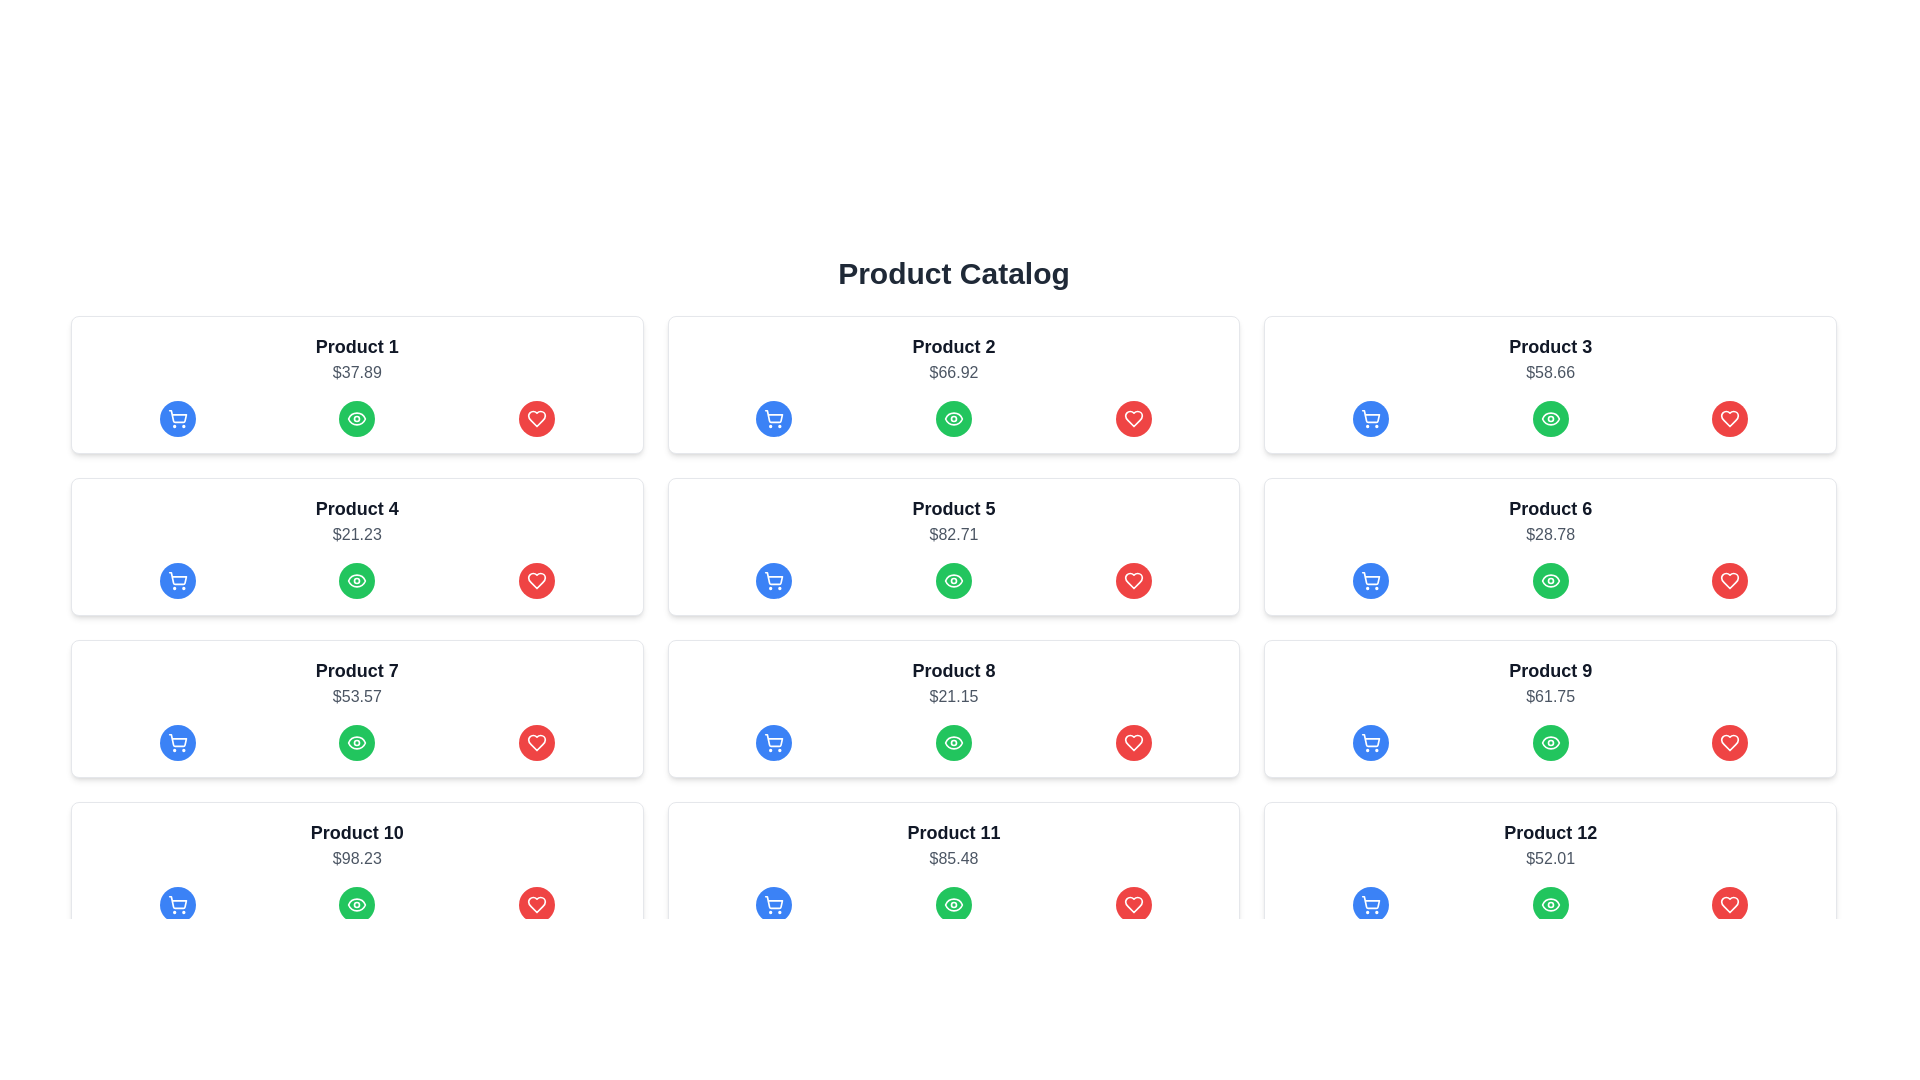 The width and height of the screenshot is (1920, 1080). What do you see at coordinates (177, 581) in the screenshot?
I see `the shopping cart icon located in the first column under 'Product 4'` at bounding box center [177, 581].